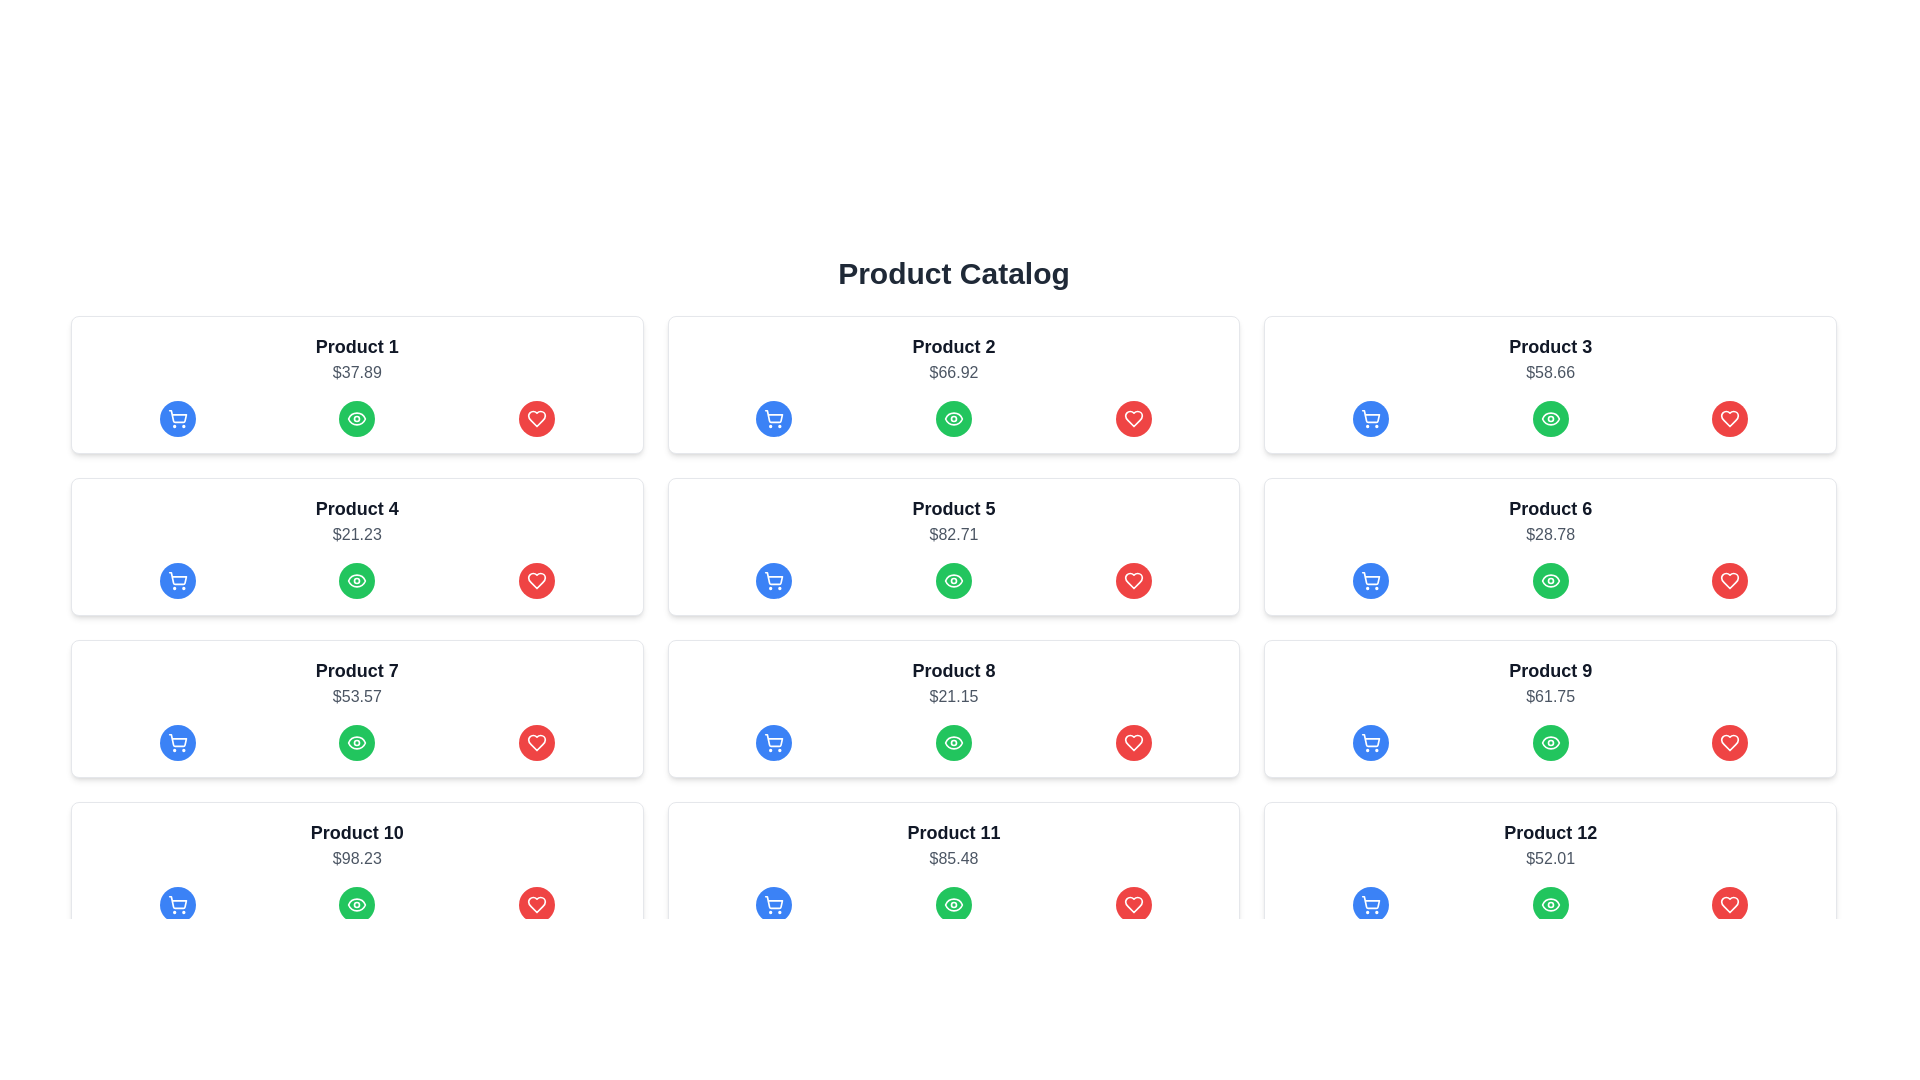 The width and height of the screenshot is (1920, 1080). What do you see at coordinates (177, 581) in the screenshot?
I see `the shopping cart icon located in the first column under 'Product 4'` at bounding box center [177, 581].